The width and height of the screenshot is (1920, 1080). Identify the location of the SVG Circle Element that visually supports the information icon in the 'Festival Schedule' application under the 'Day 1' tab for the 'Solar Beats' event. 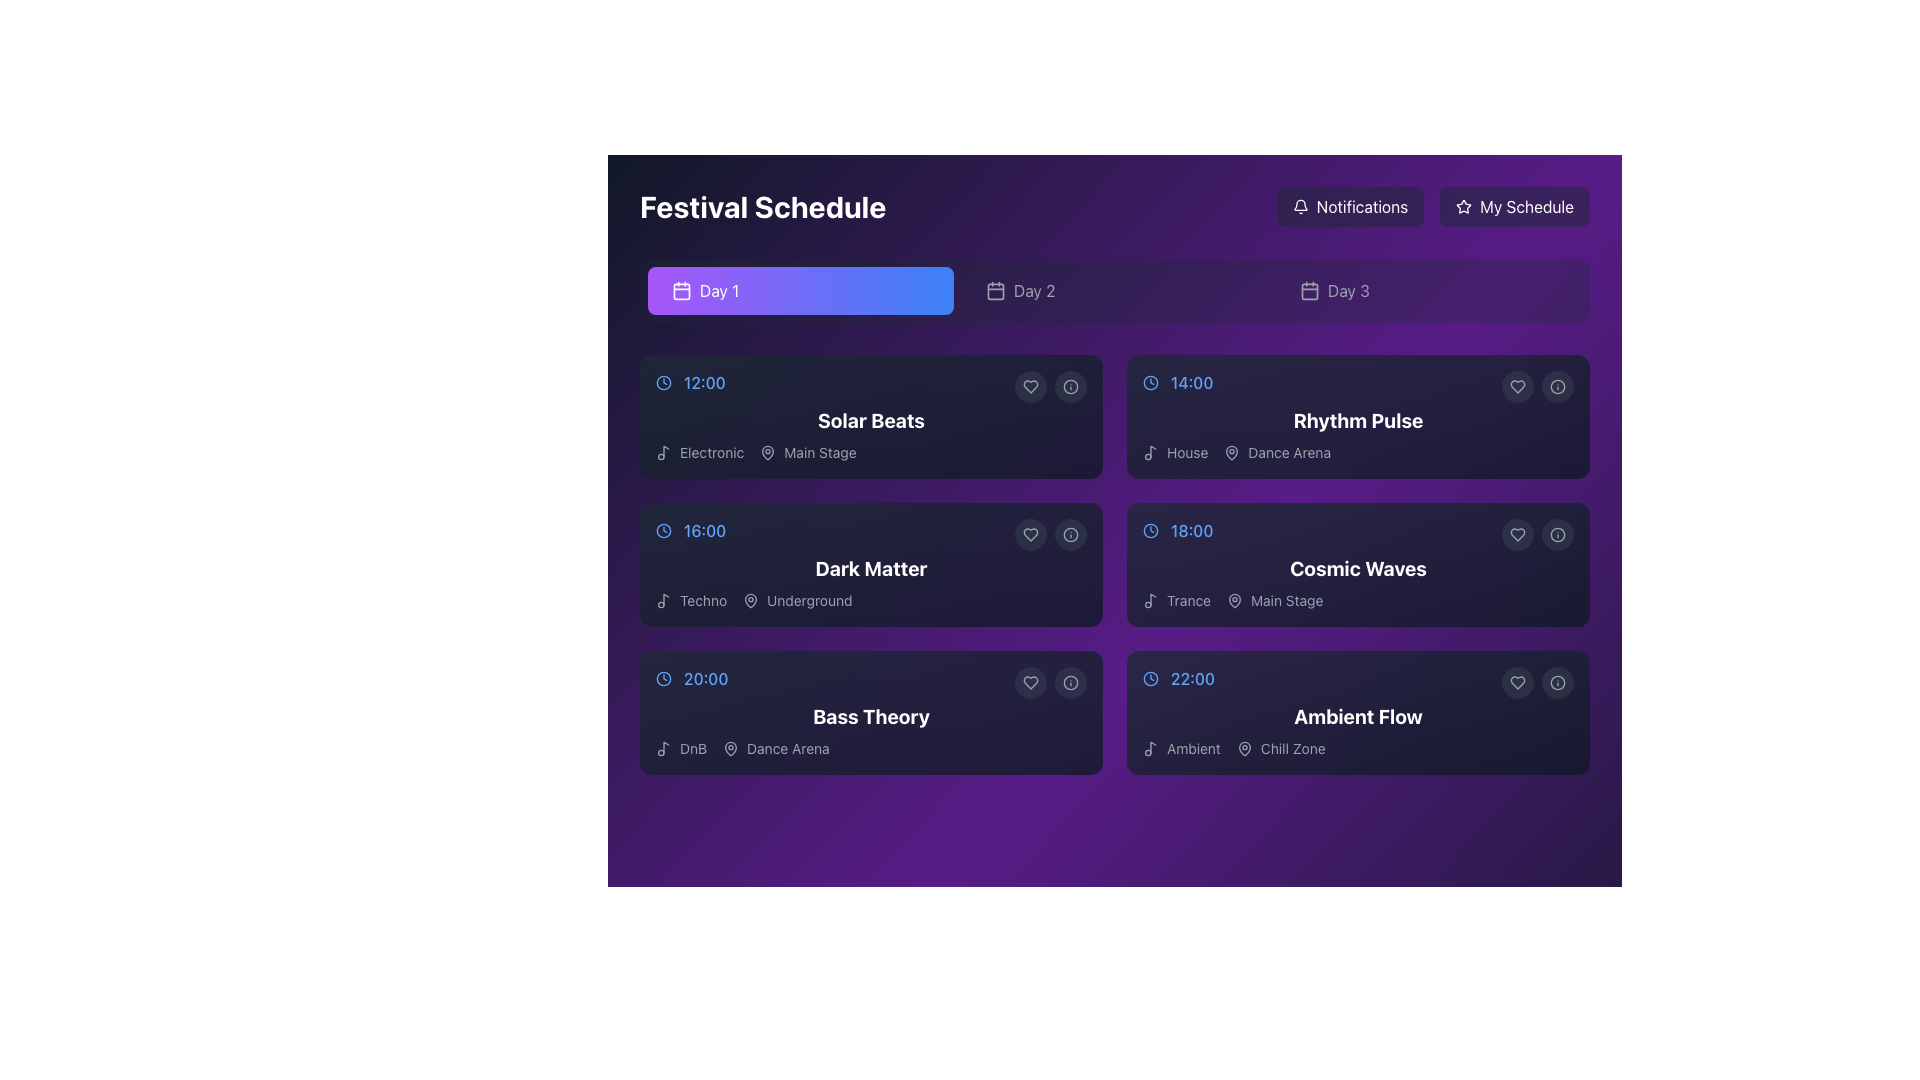
(1069, 386).